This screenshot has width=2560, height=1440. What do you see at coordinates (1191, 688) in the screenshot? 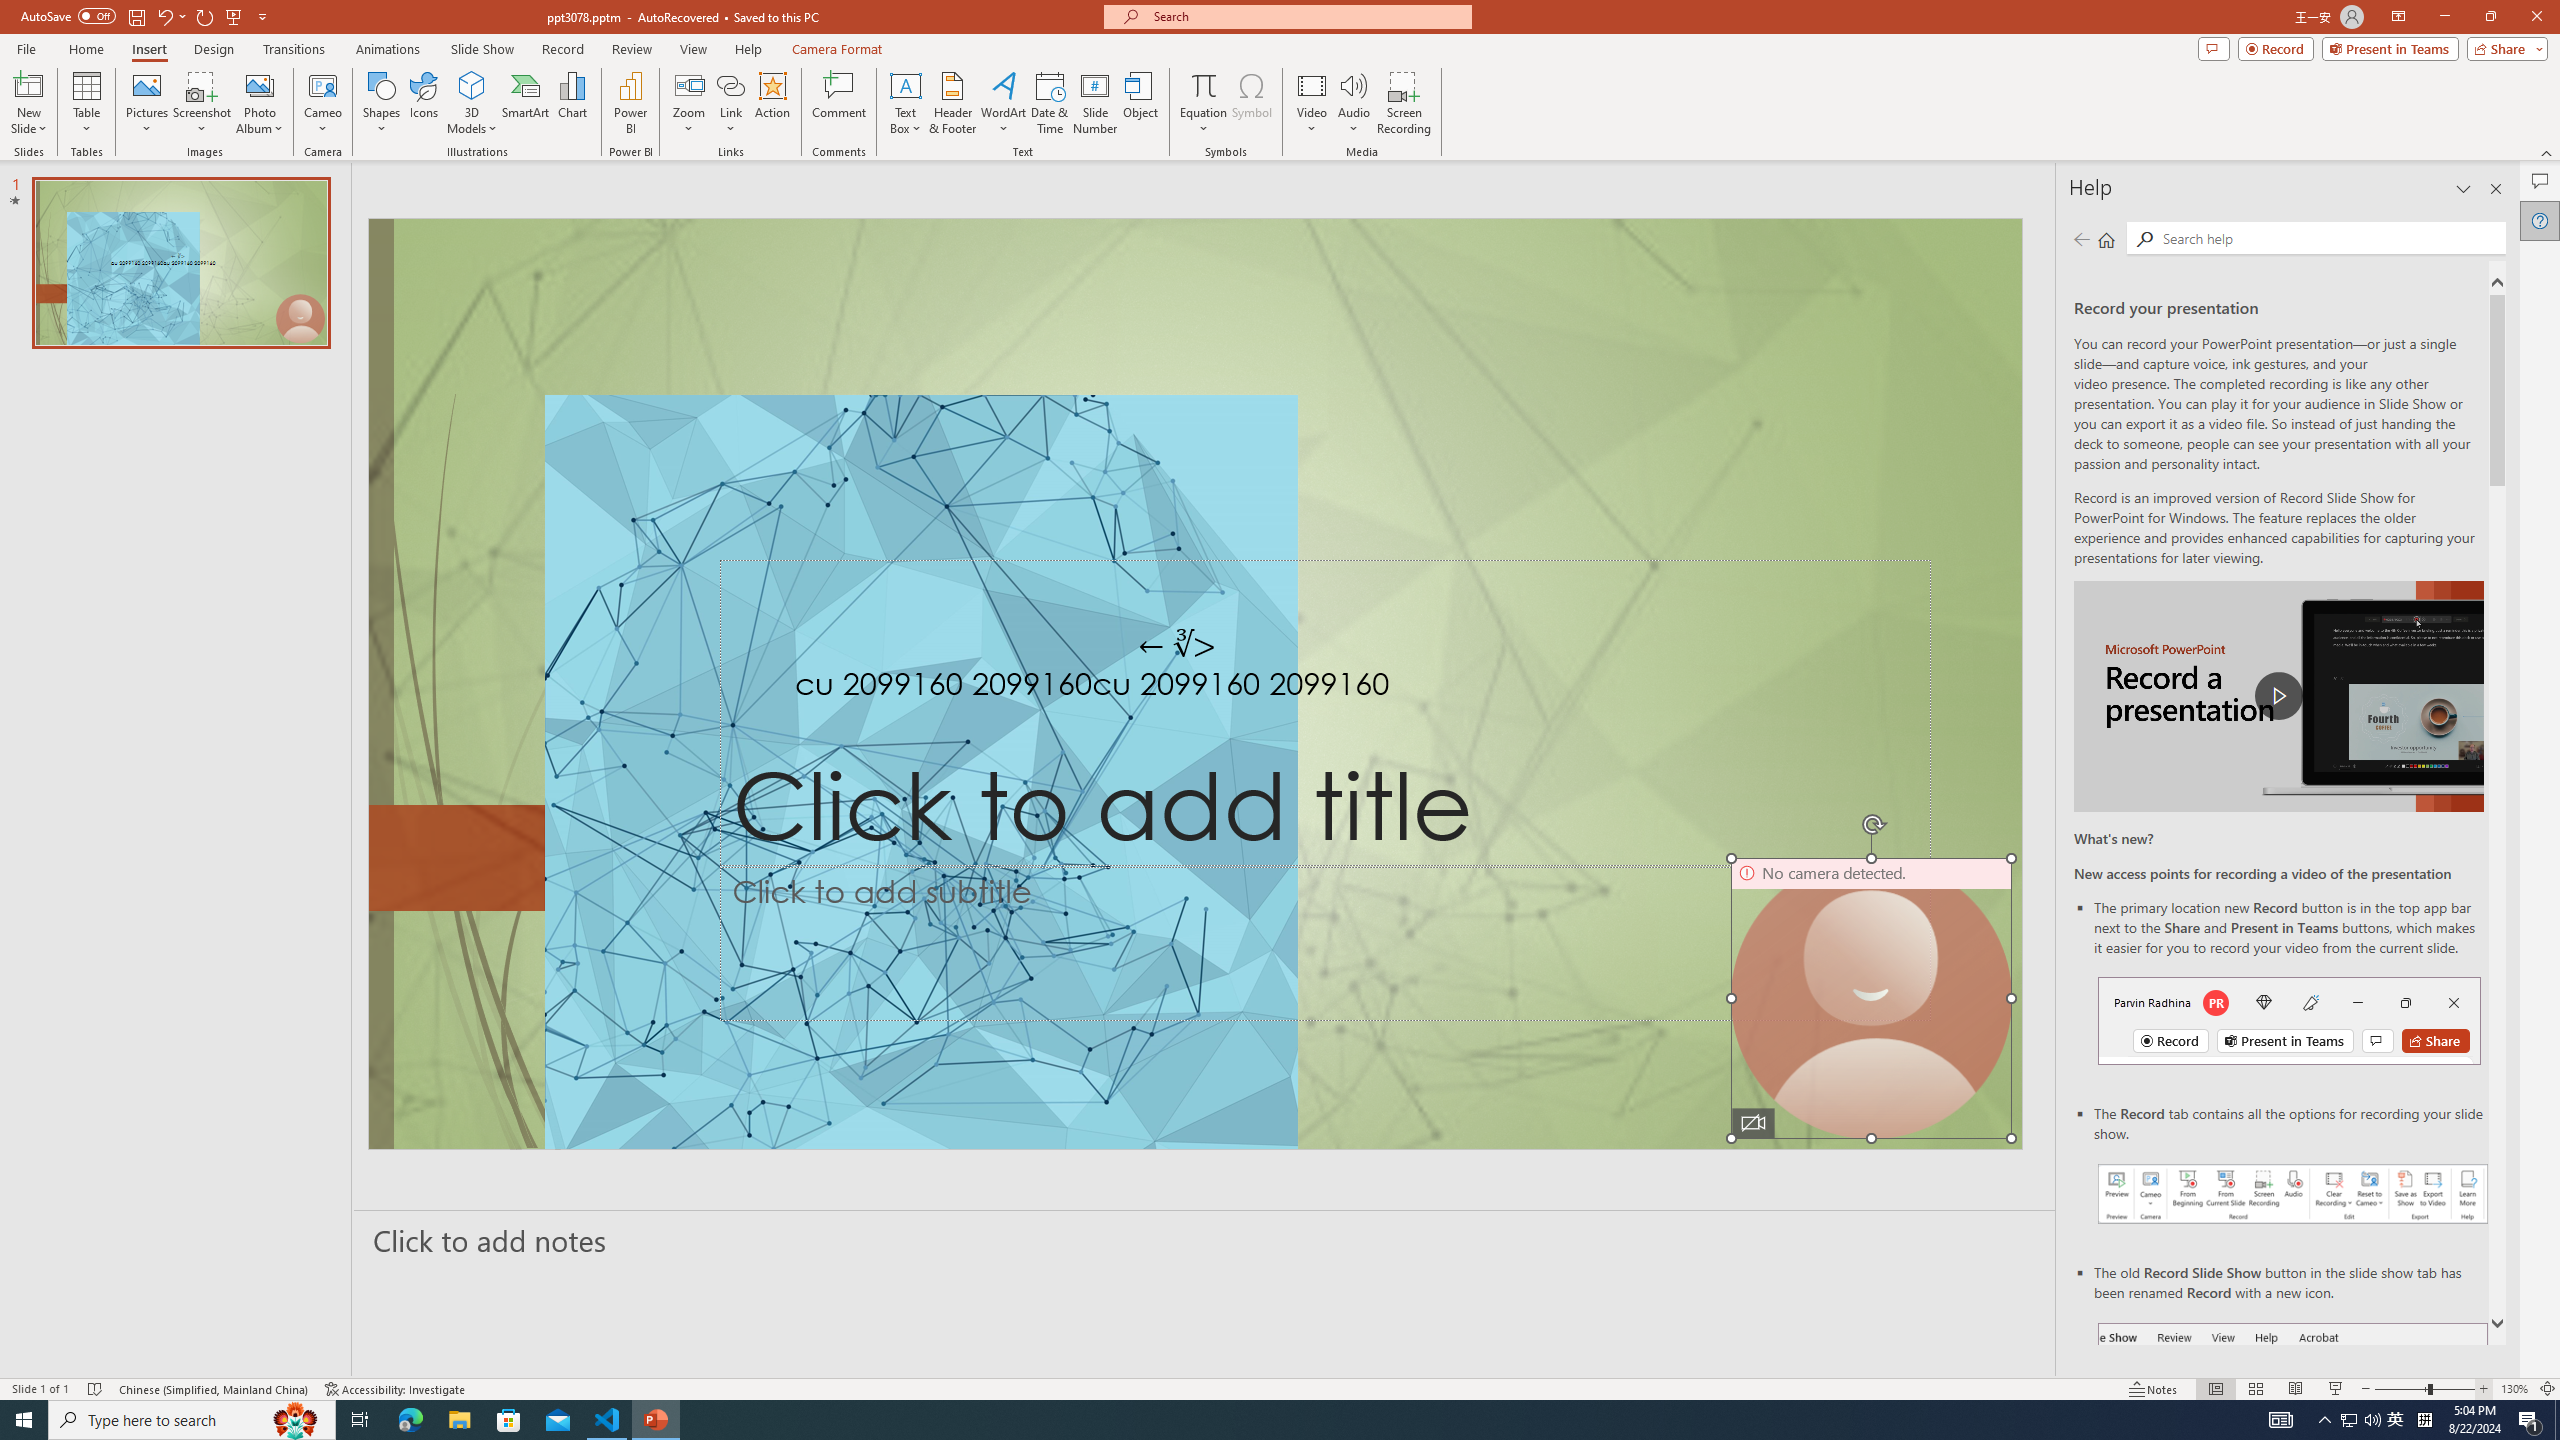
I see `'TextBox 61'` at bounding box center [1191, 688].